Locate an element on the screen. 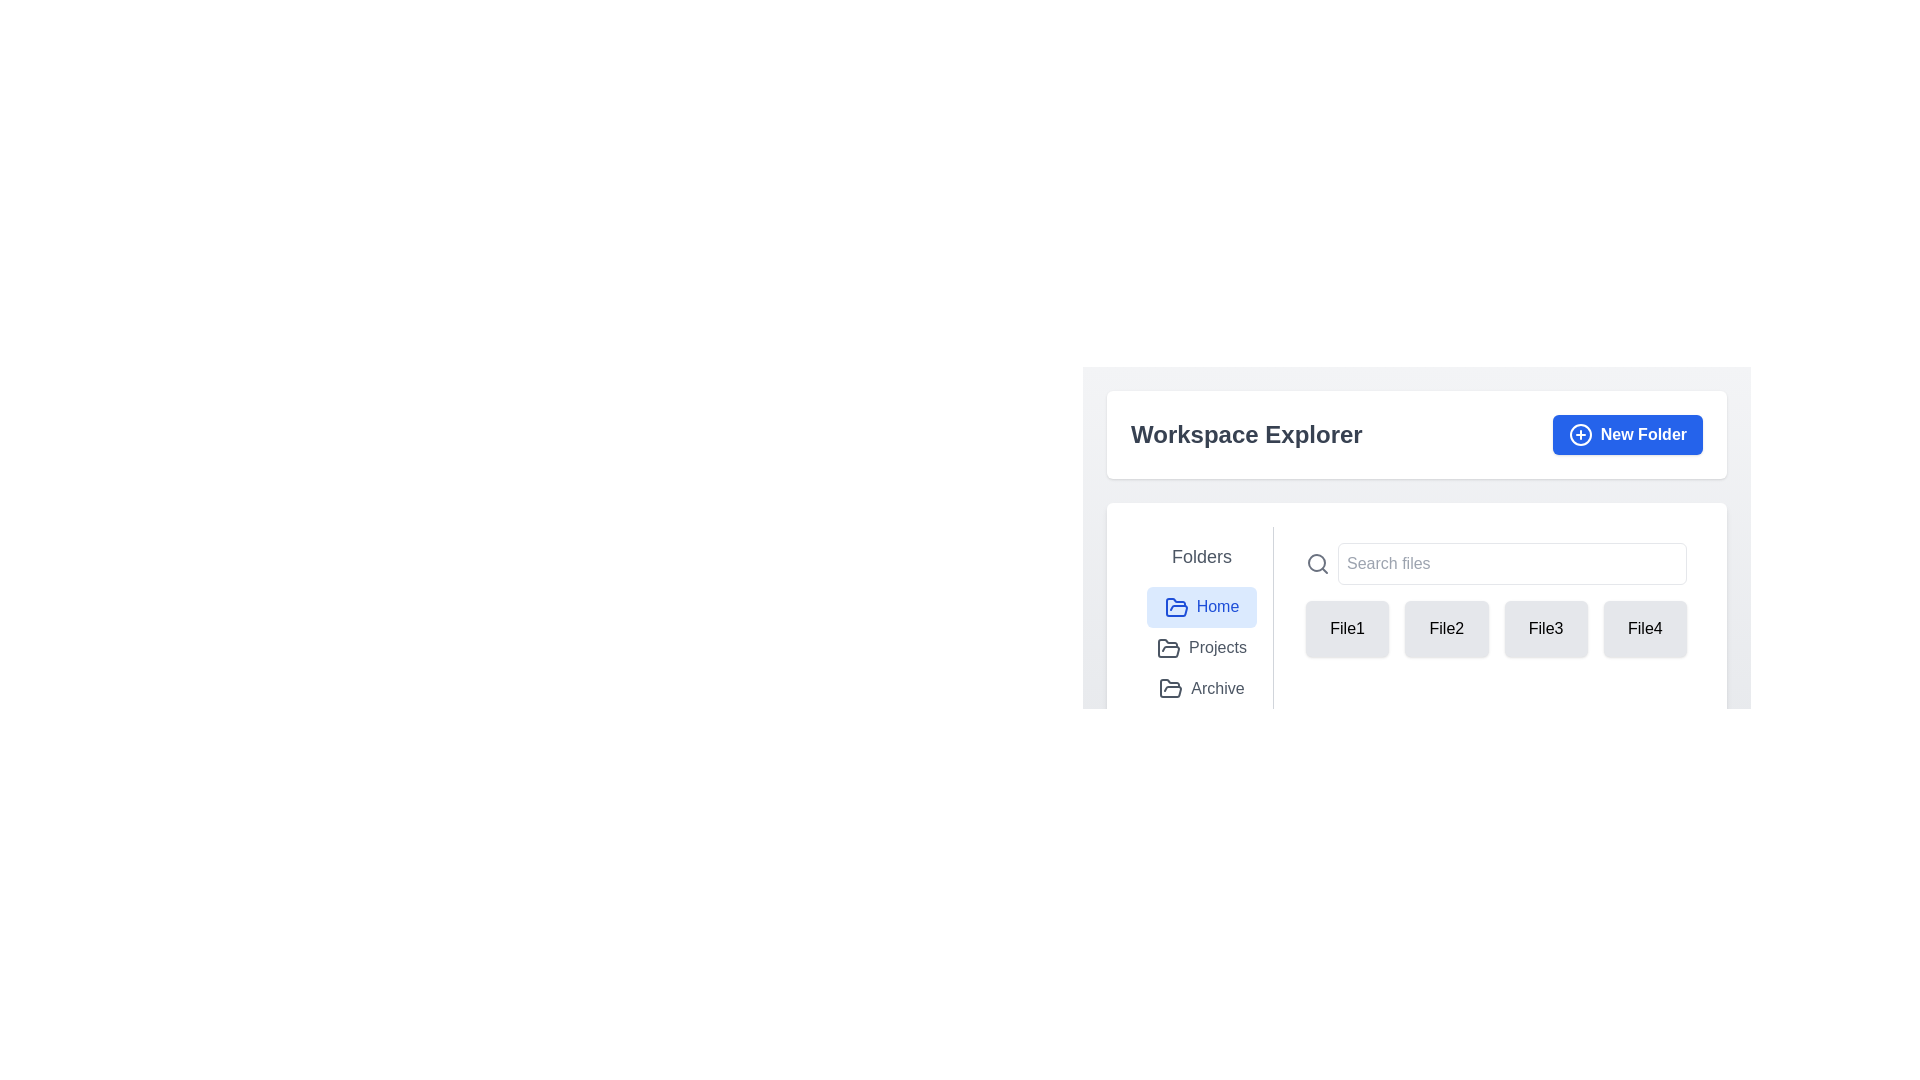 The image size is (1920, 1080). the Search icon located in the top-right section of the interface, adjacent to the 'Search files' input field is located at coordinates (1318, 563).